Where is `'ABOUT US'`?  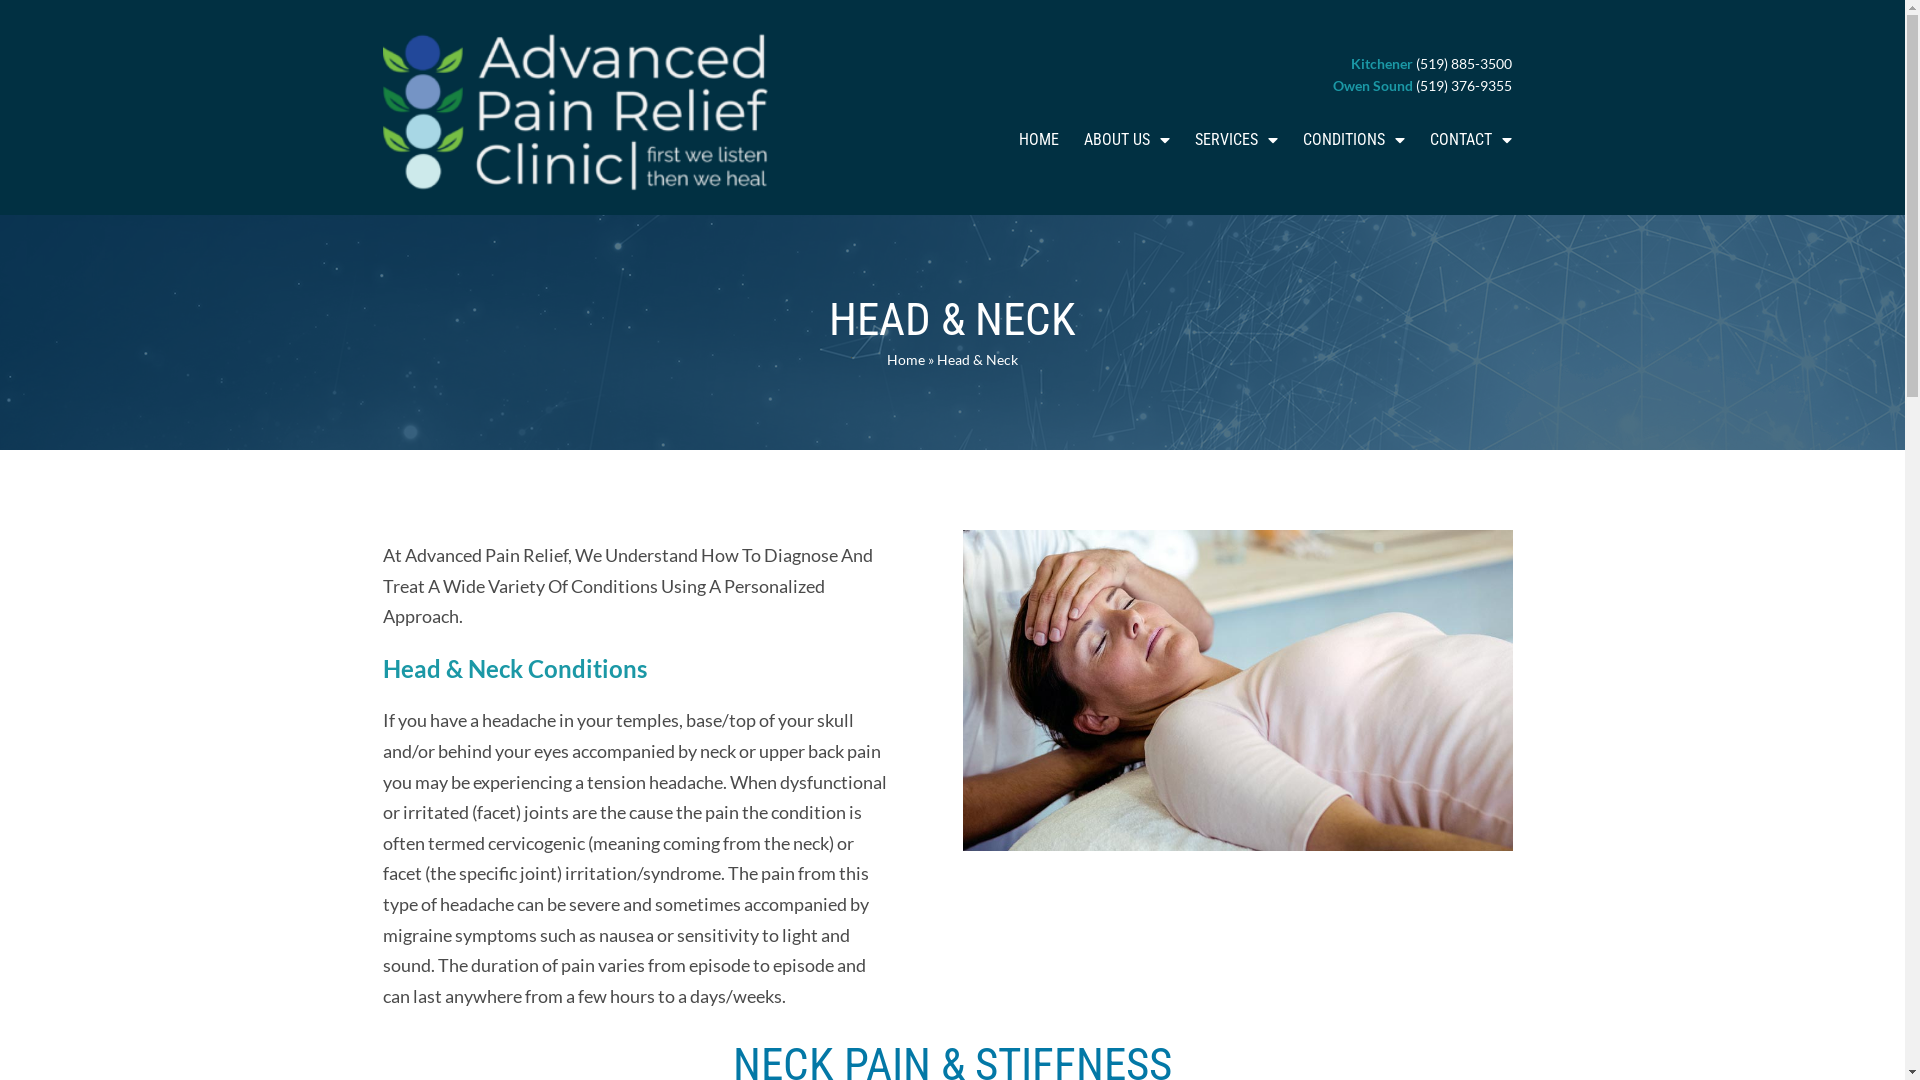 'ABOUT US' is located at coordinates (1127, 137).